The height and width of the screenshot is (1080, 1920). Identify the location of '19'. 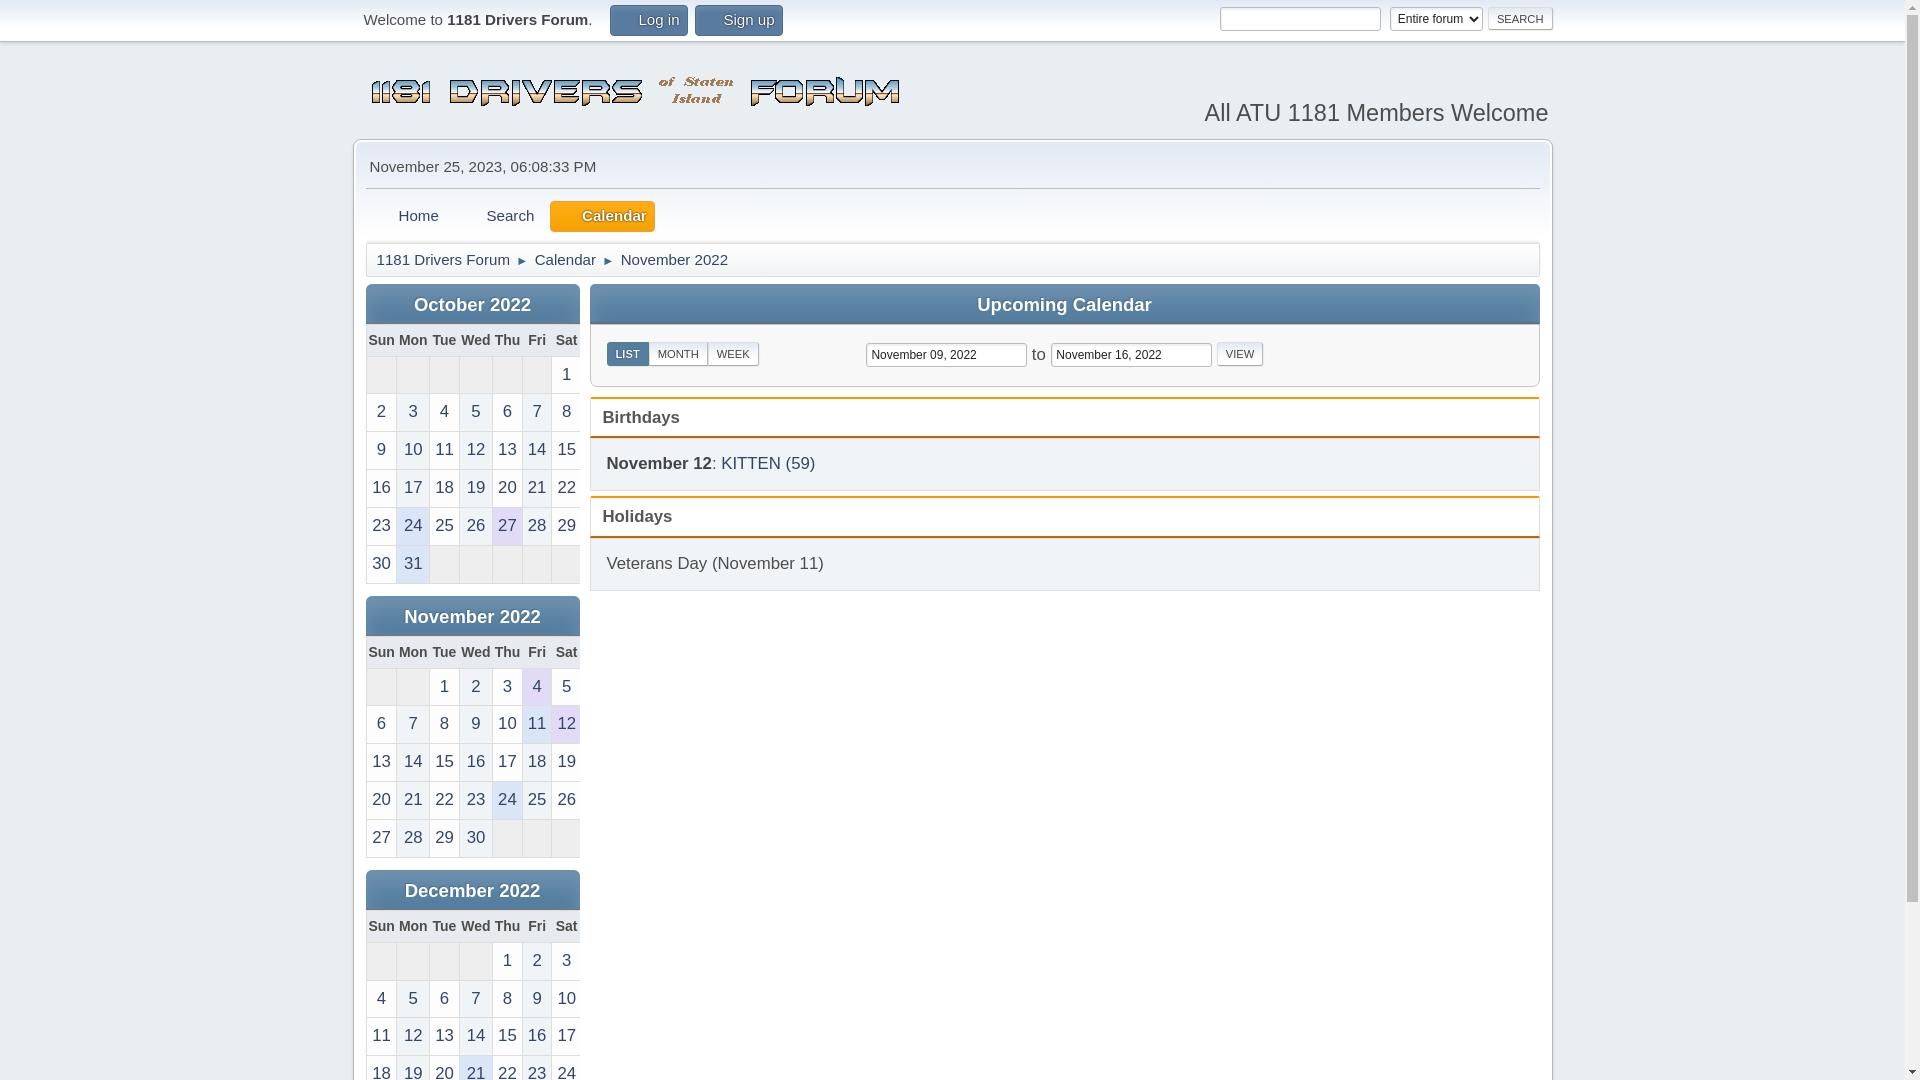
(552, 762).